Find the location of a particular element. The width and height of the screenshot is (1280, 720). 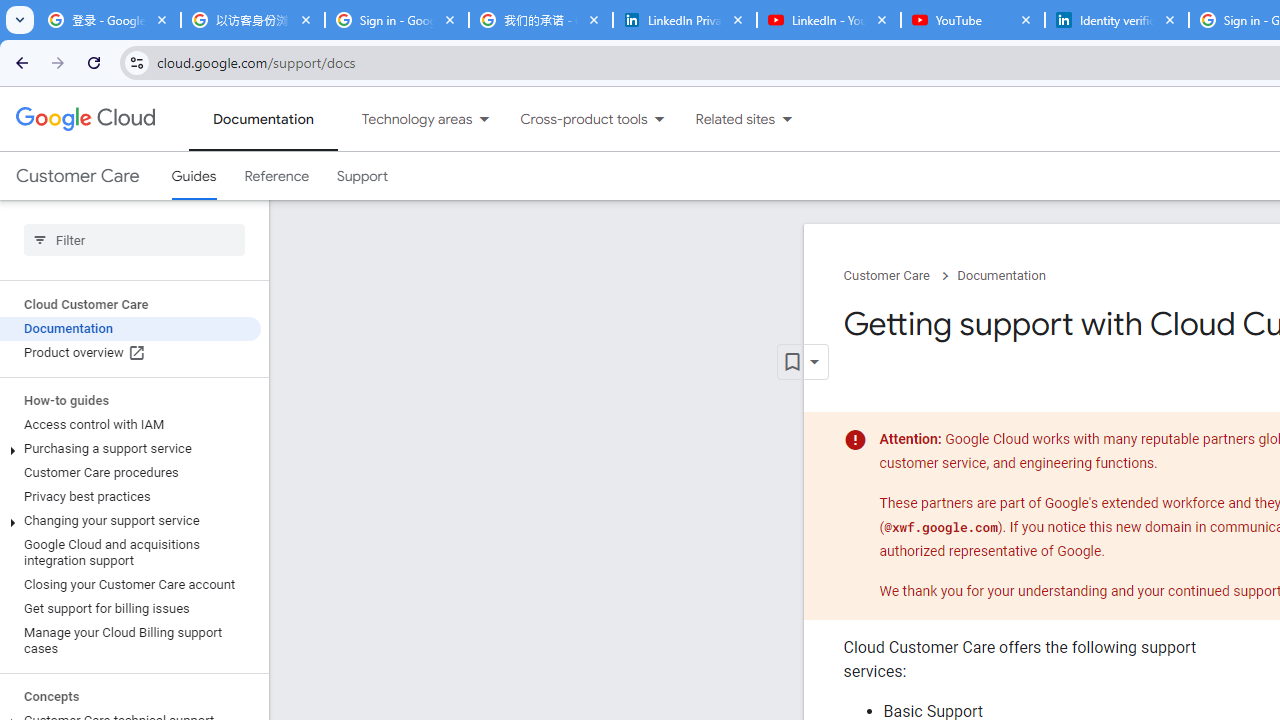

'LinkedIn - YouTube' is located at coordinates (828, 20).